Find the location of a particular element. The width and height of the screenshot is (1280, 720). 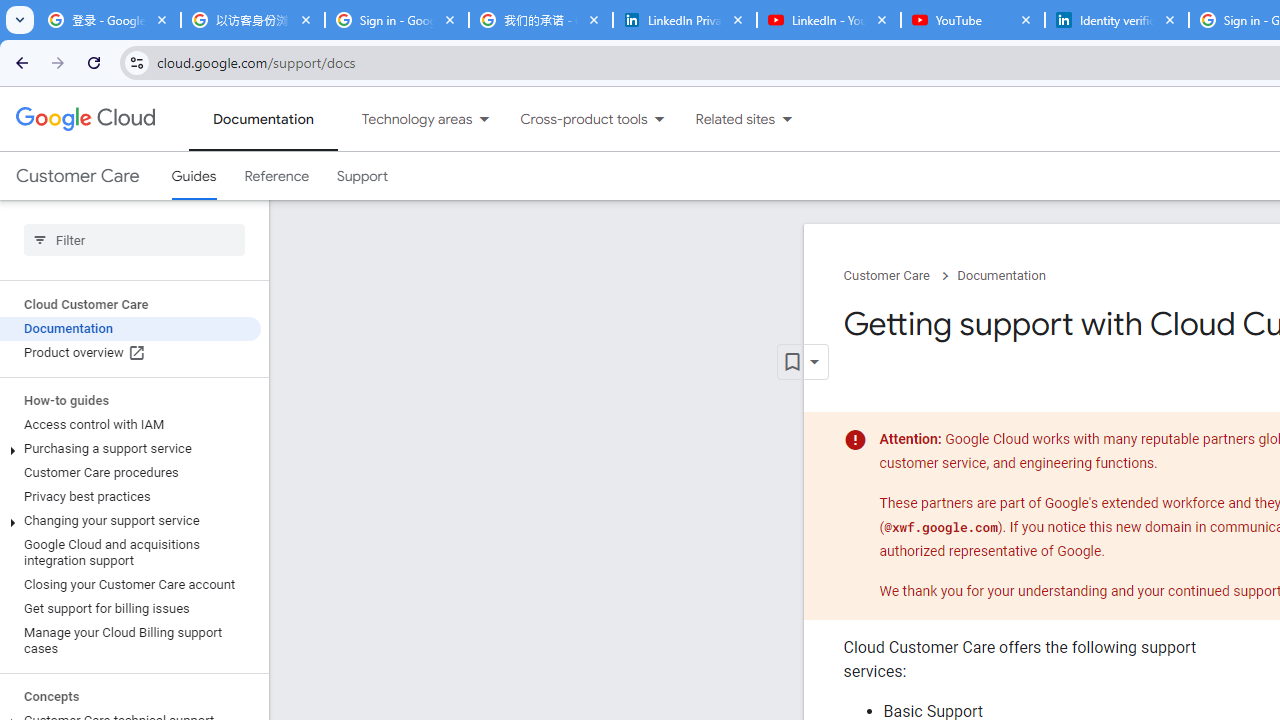

'LinkedIn - YouTube' is located at coordinates (828, 20).